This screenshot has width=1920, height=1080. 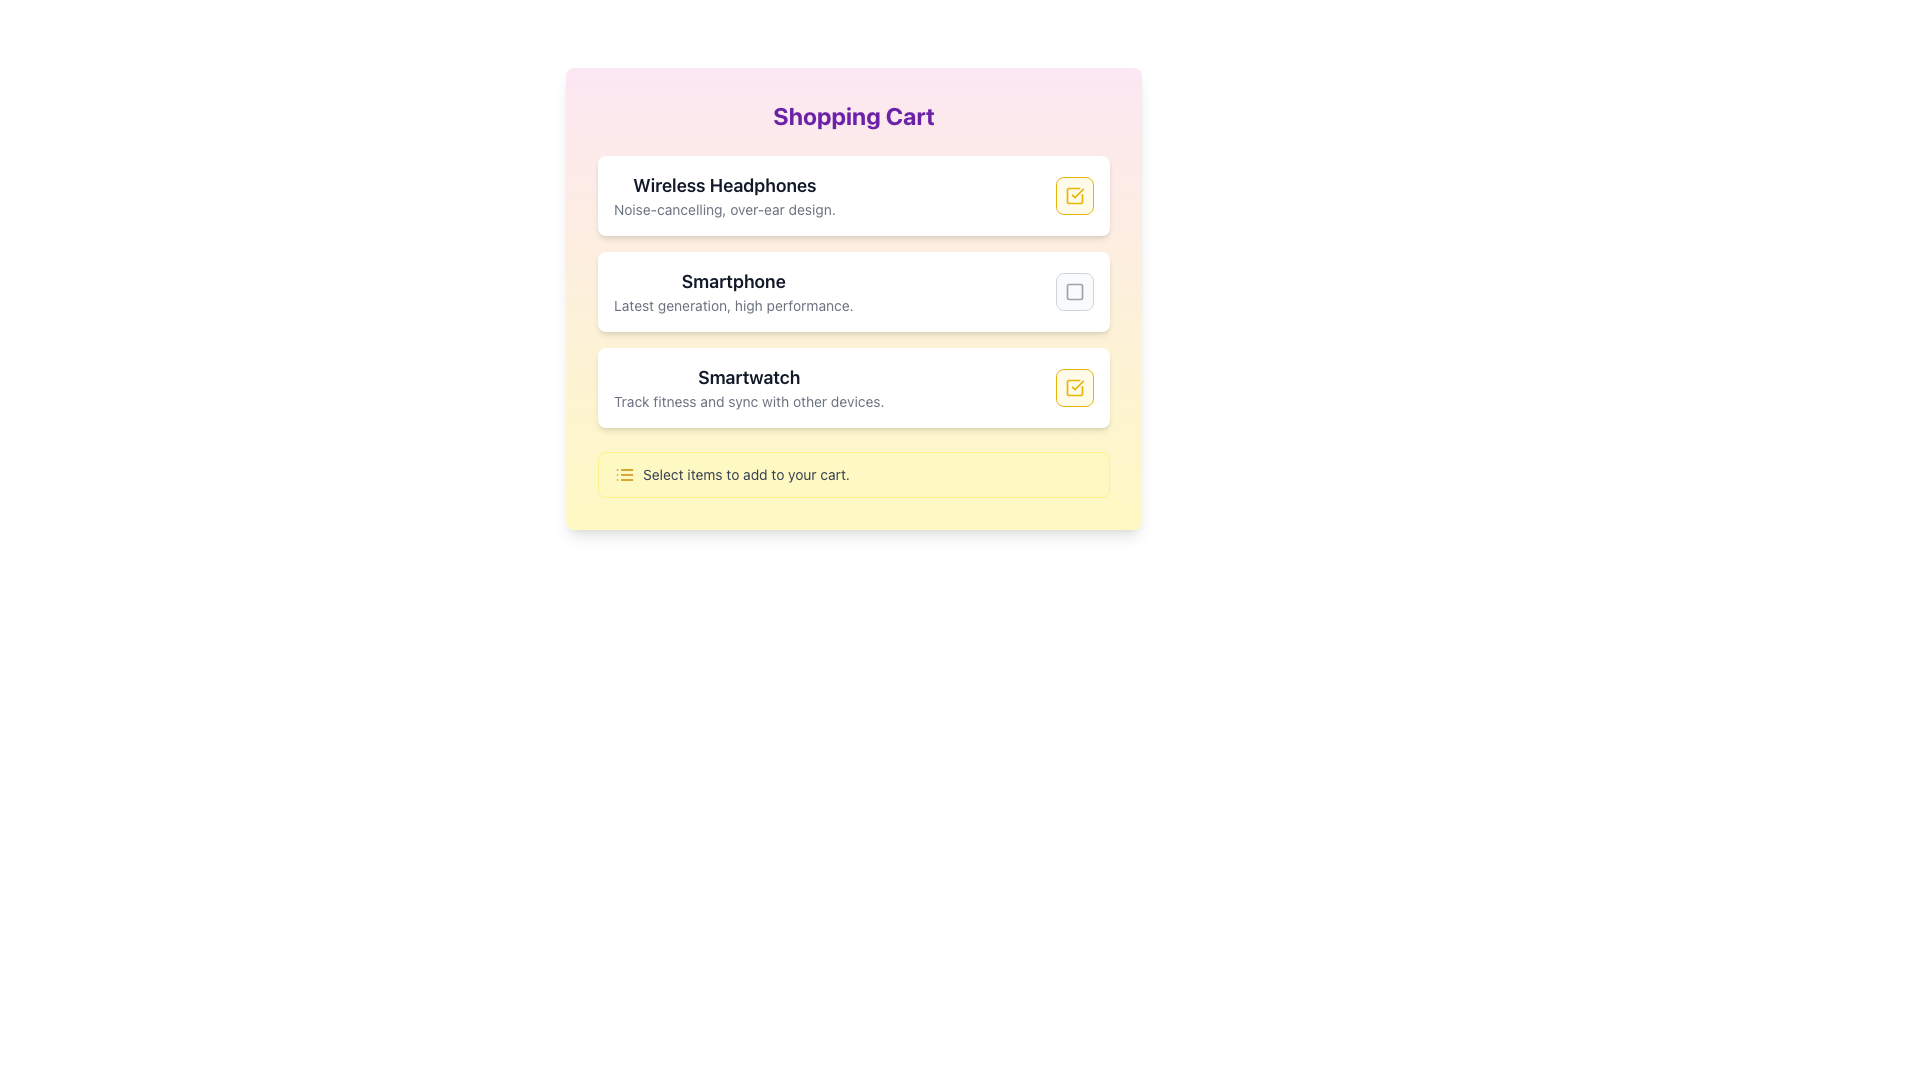 I want to click on the text element displaying 'Smartwatch', which is the title of the product card in the shopping cart section, so click(x=748, y=378).